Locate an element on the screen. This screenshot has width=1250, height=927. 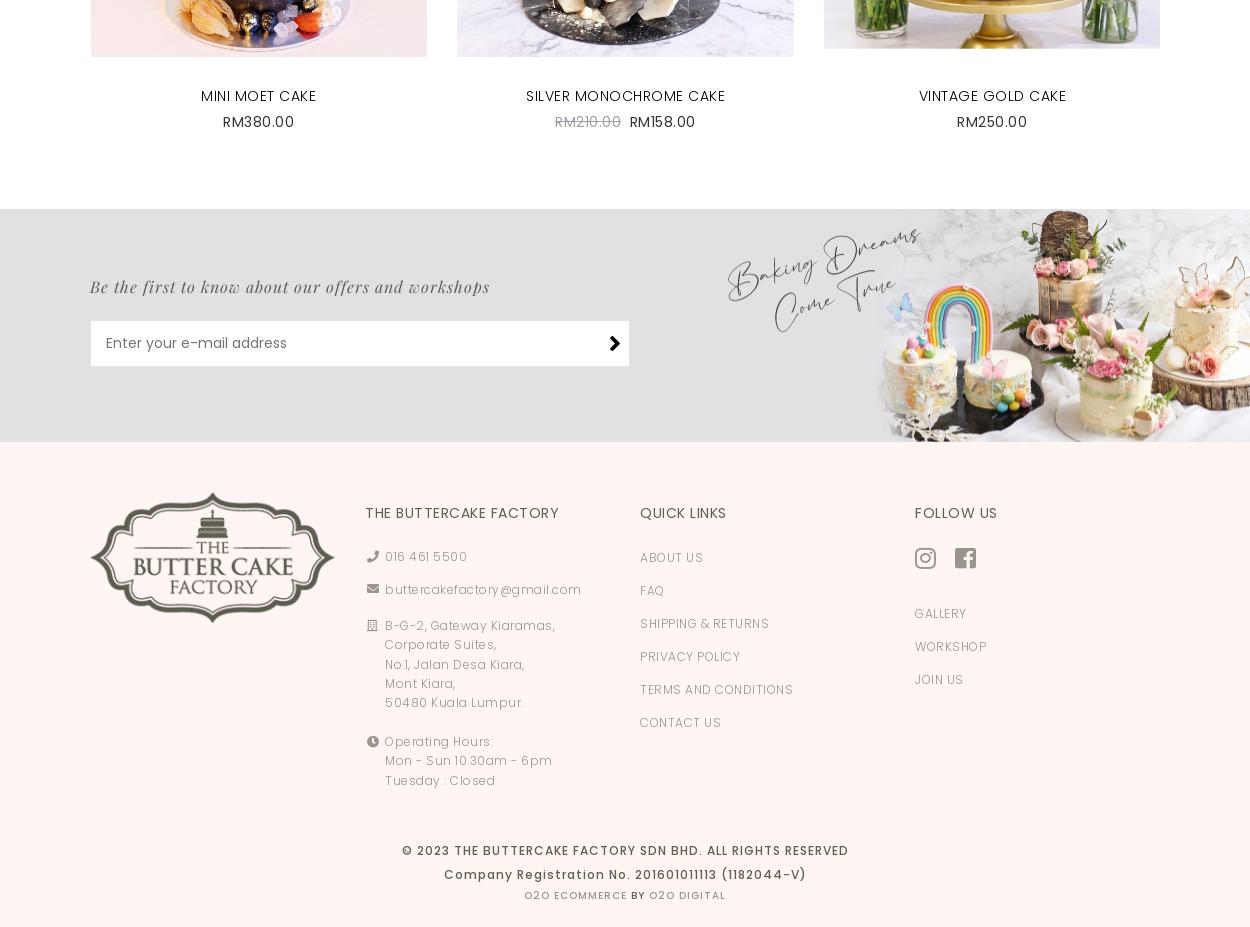
'RM250.00' is located at coordinates (955, 119).